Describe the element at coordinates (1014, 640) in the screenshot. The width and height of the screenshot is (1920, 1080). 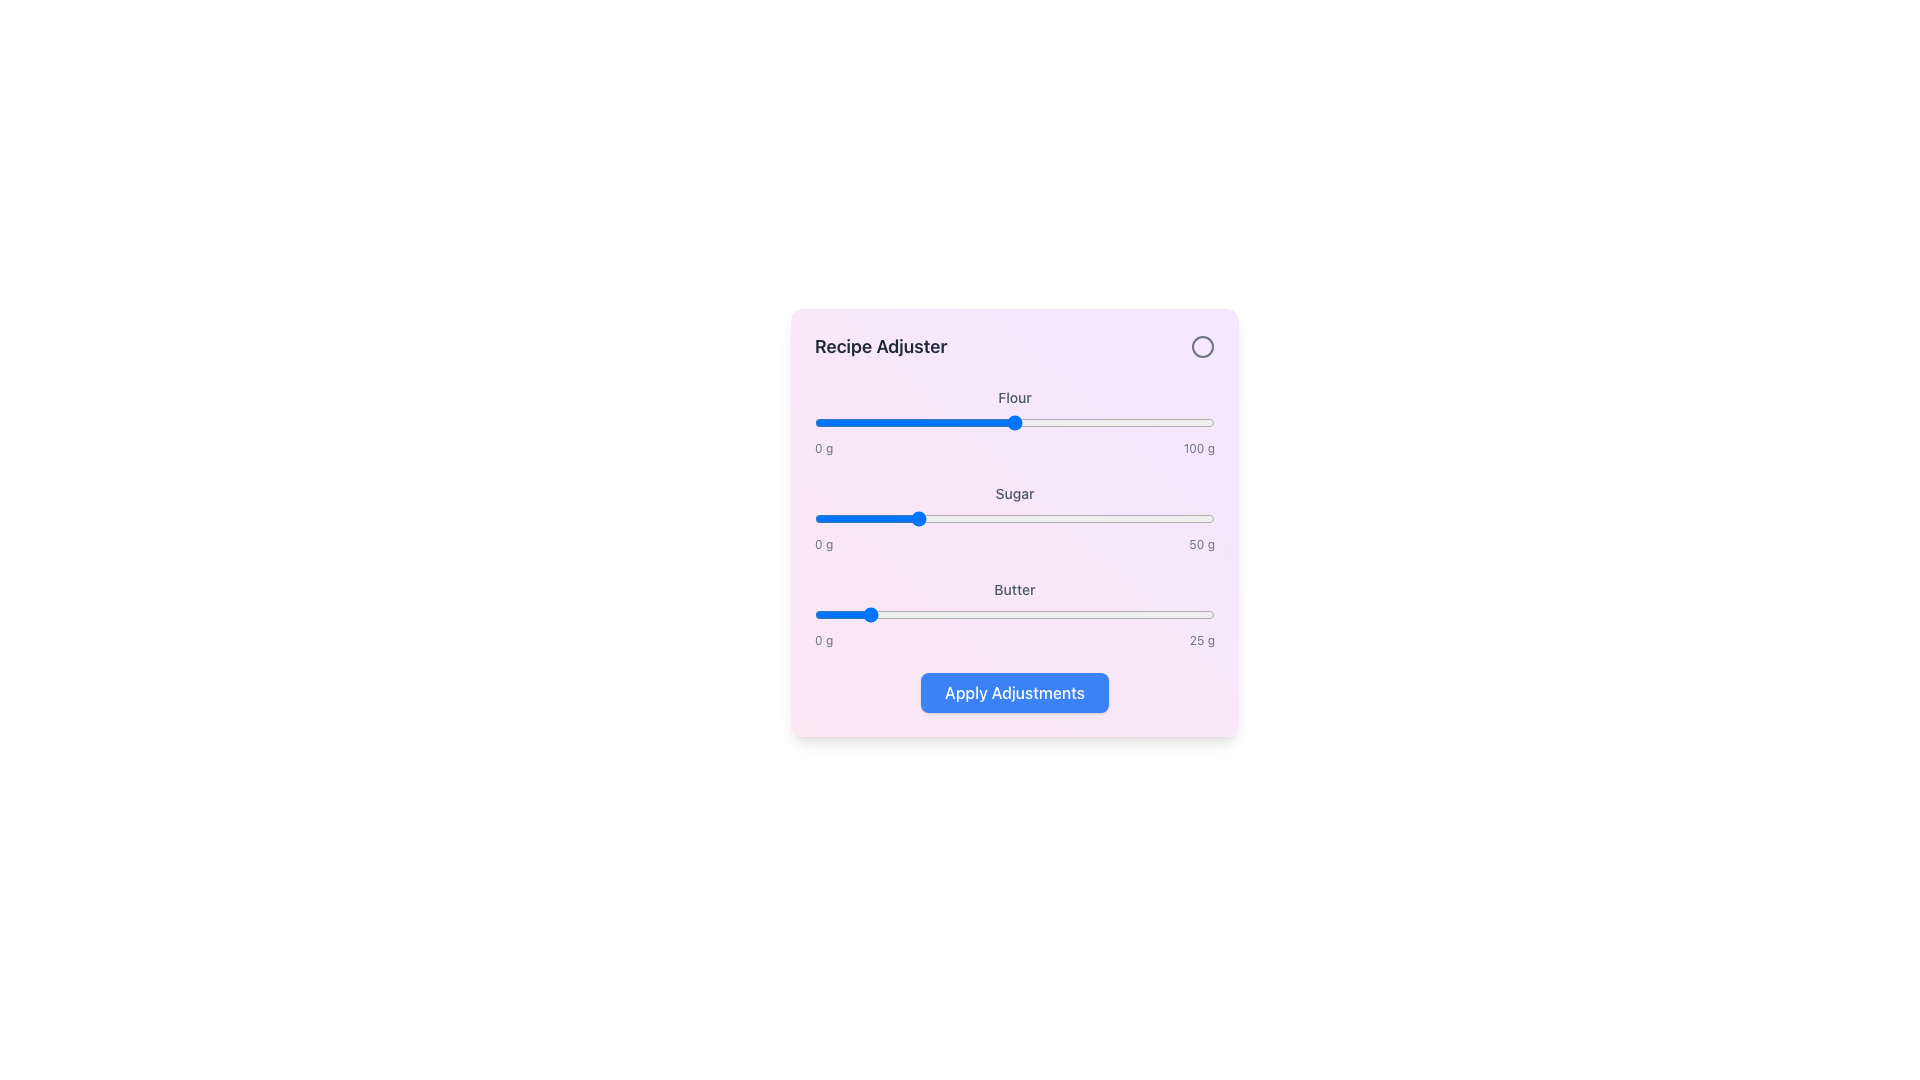
I see `the text label displaying '0 g' and '25 g', which is positioned below the 'Butter' slider` at that location.